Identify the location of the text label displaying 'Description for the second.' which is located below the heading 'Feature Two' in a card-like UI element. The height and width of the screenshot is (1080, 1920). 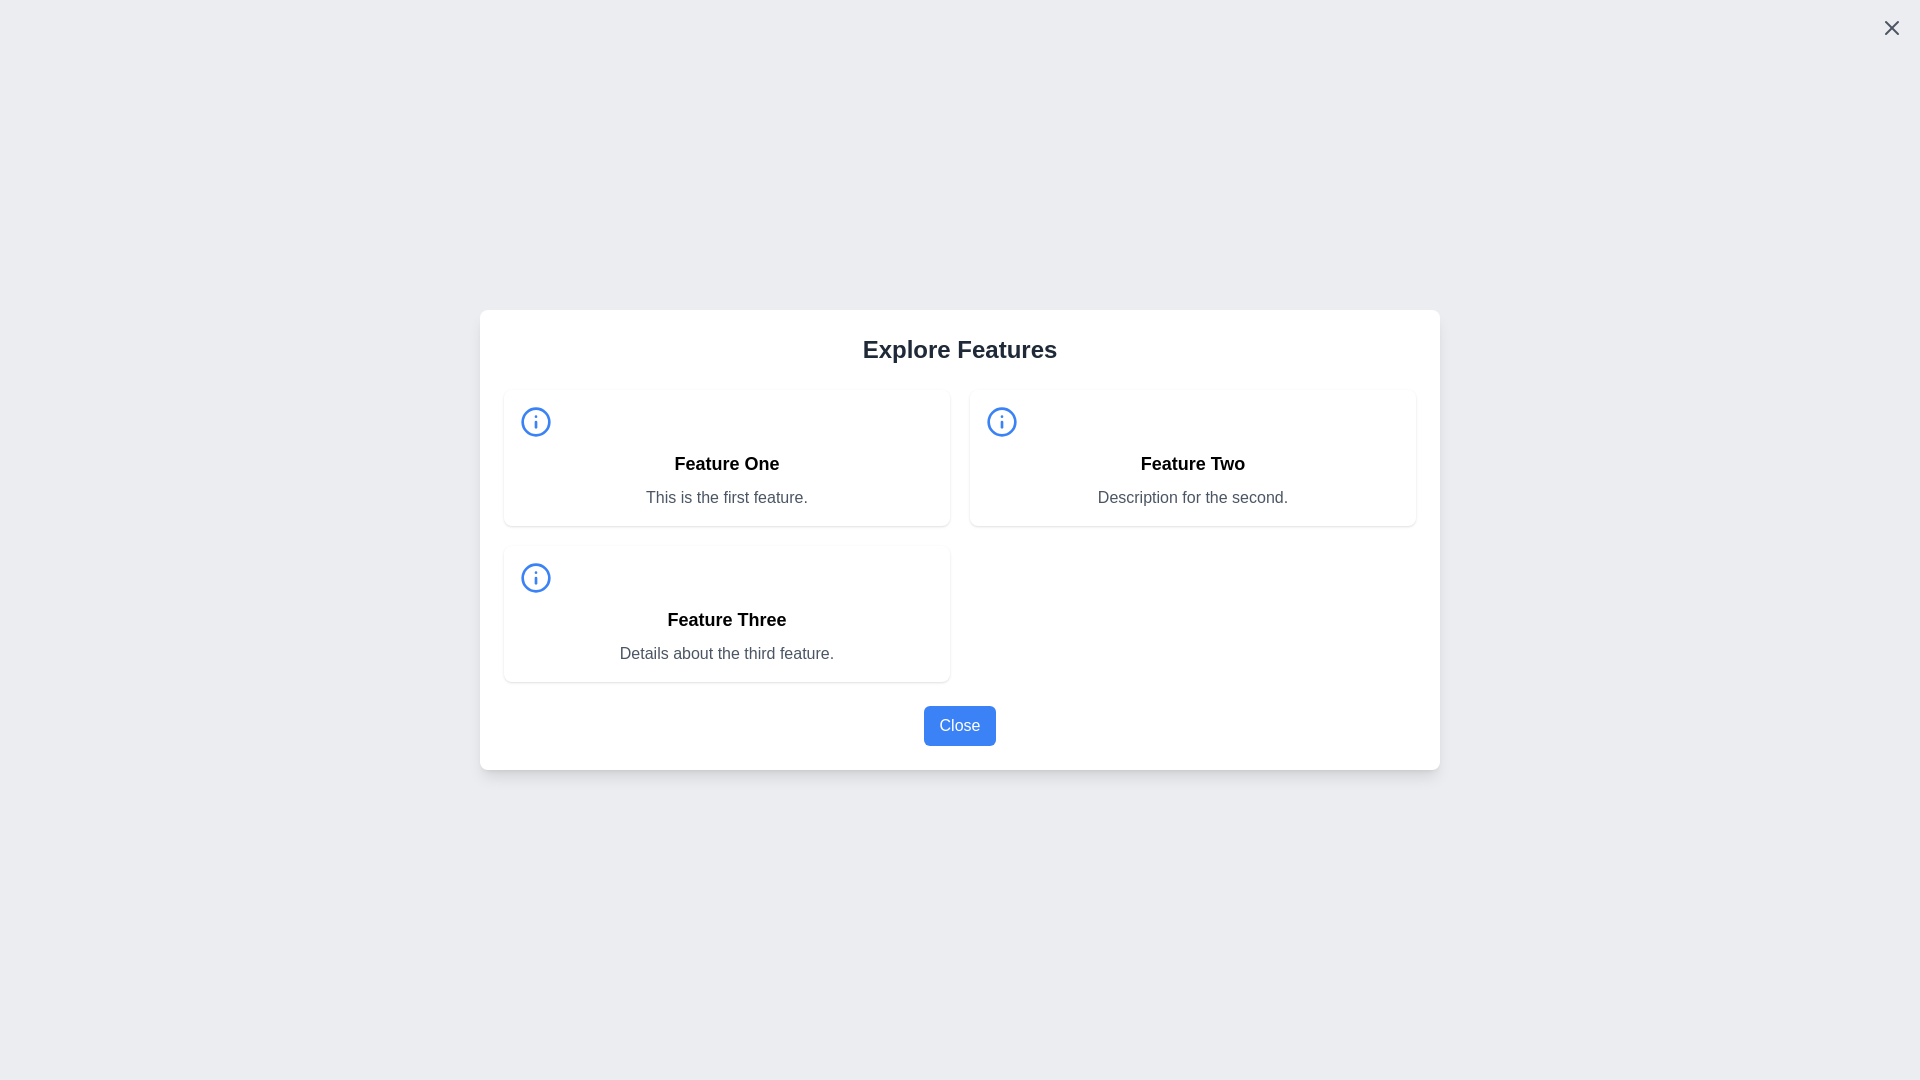
(1193, 496).